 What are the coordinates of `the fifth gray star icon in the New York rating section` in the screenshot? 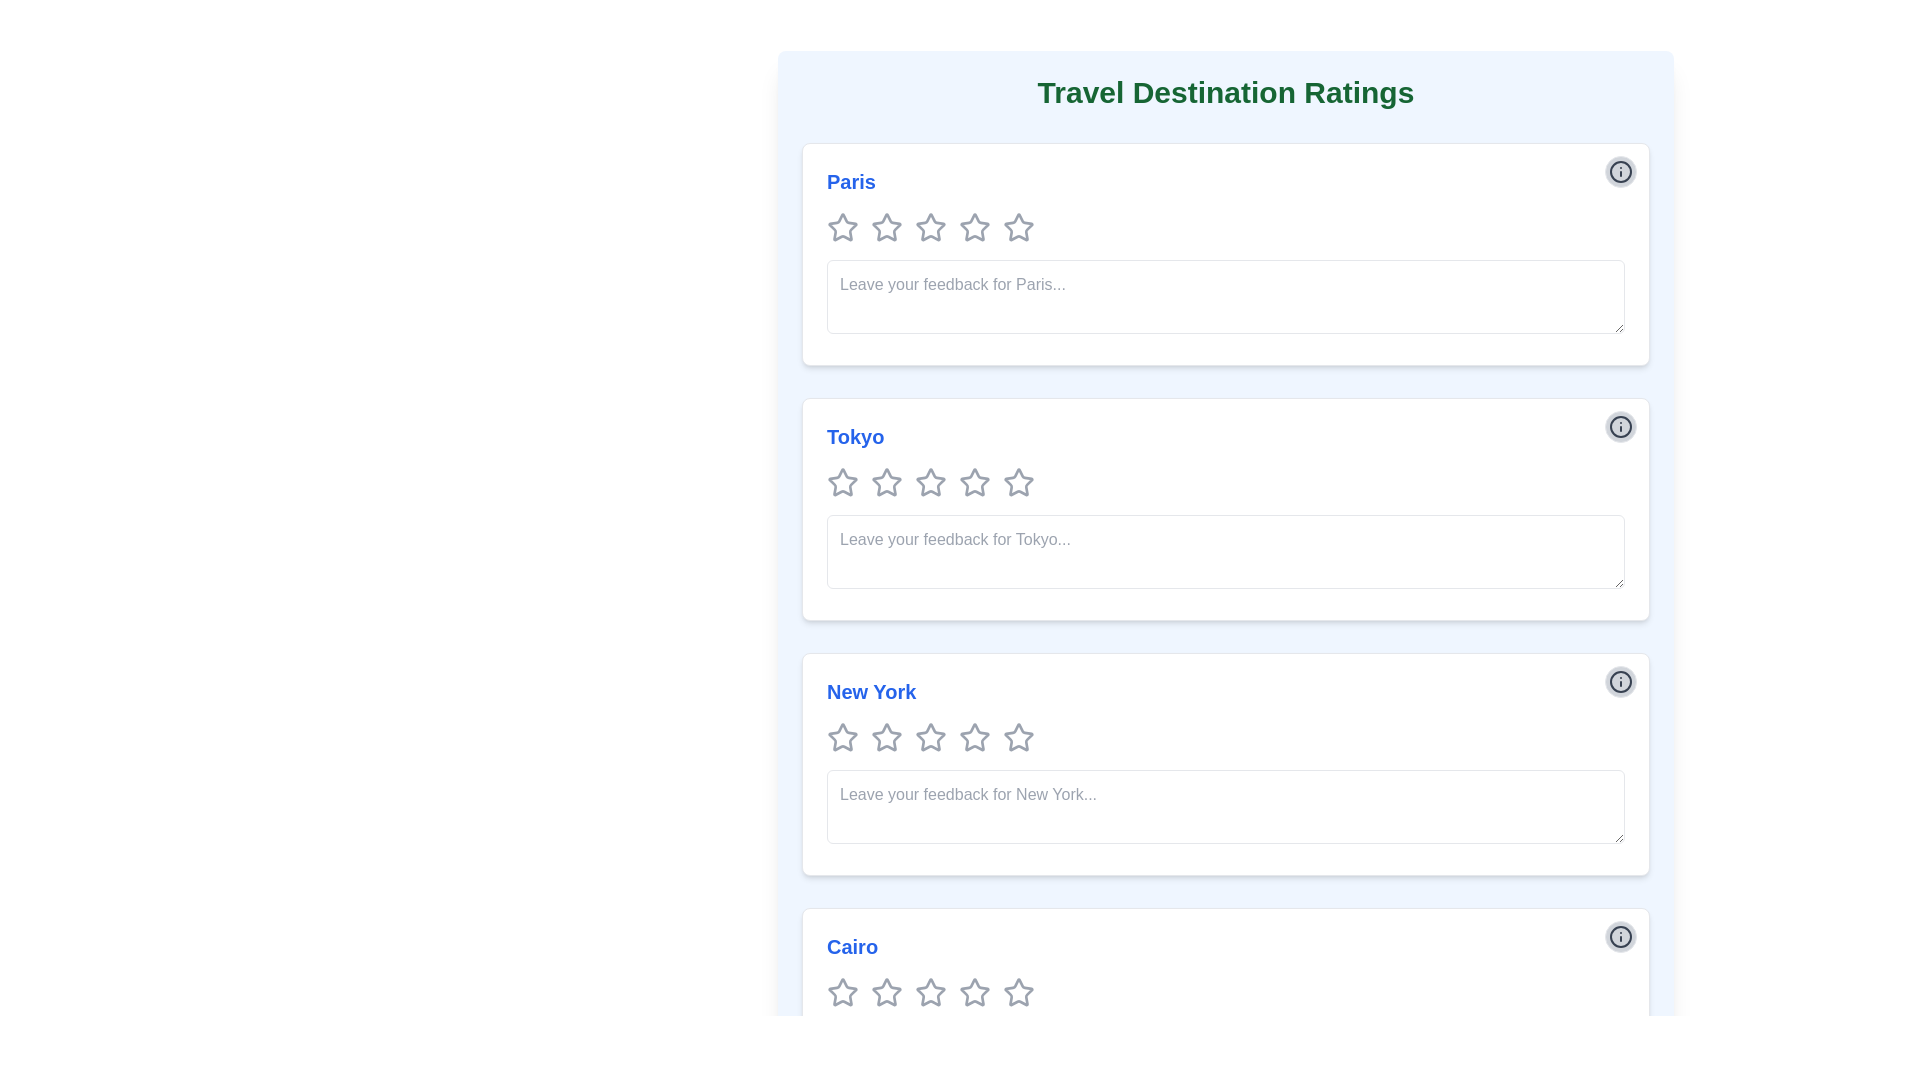 It's located at (974, 737).